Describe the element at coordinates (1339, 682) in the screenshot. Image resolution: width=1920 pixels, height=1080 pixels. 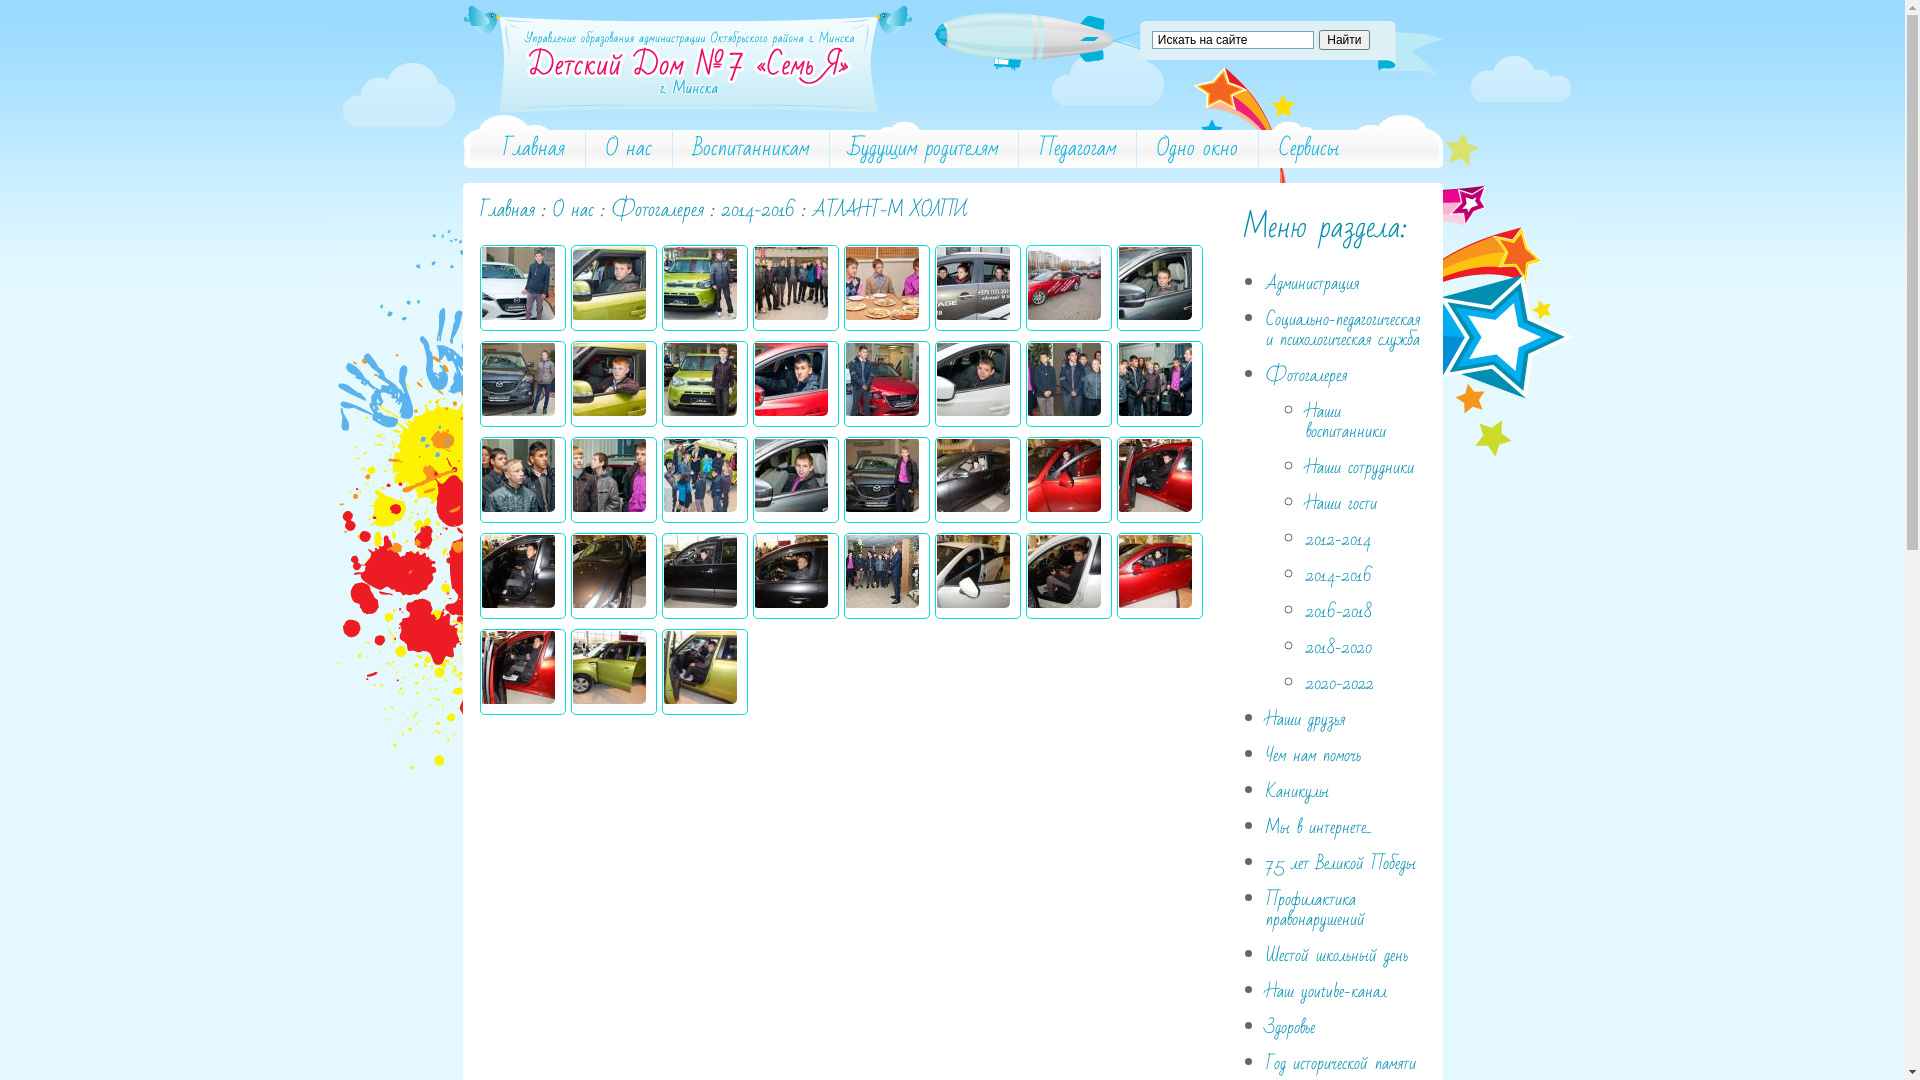
I see `'2020-2022'` at that location.